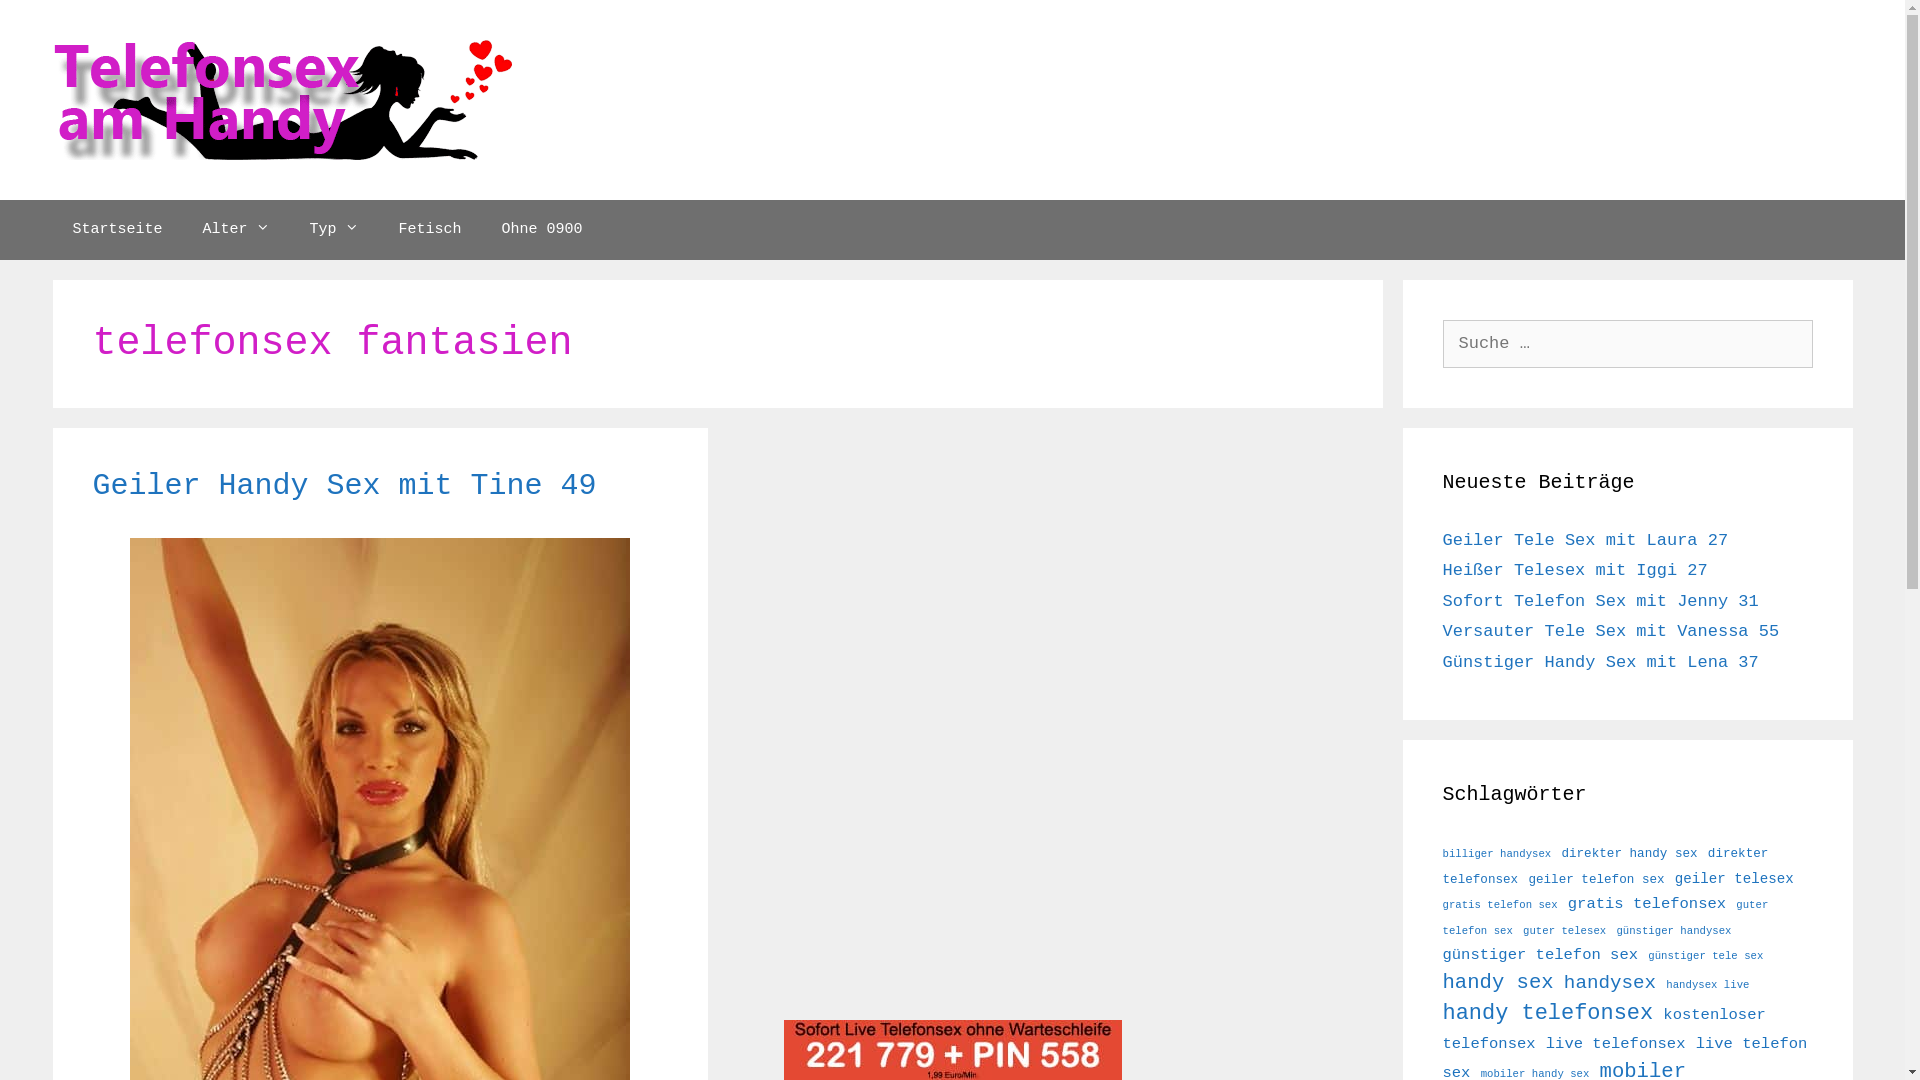 This screenshot has width=1920, height=1080. I want to click on 'Telefonsex Handy', so click(281, 100).